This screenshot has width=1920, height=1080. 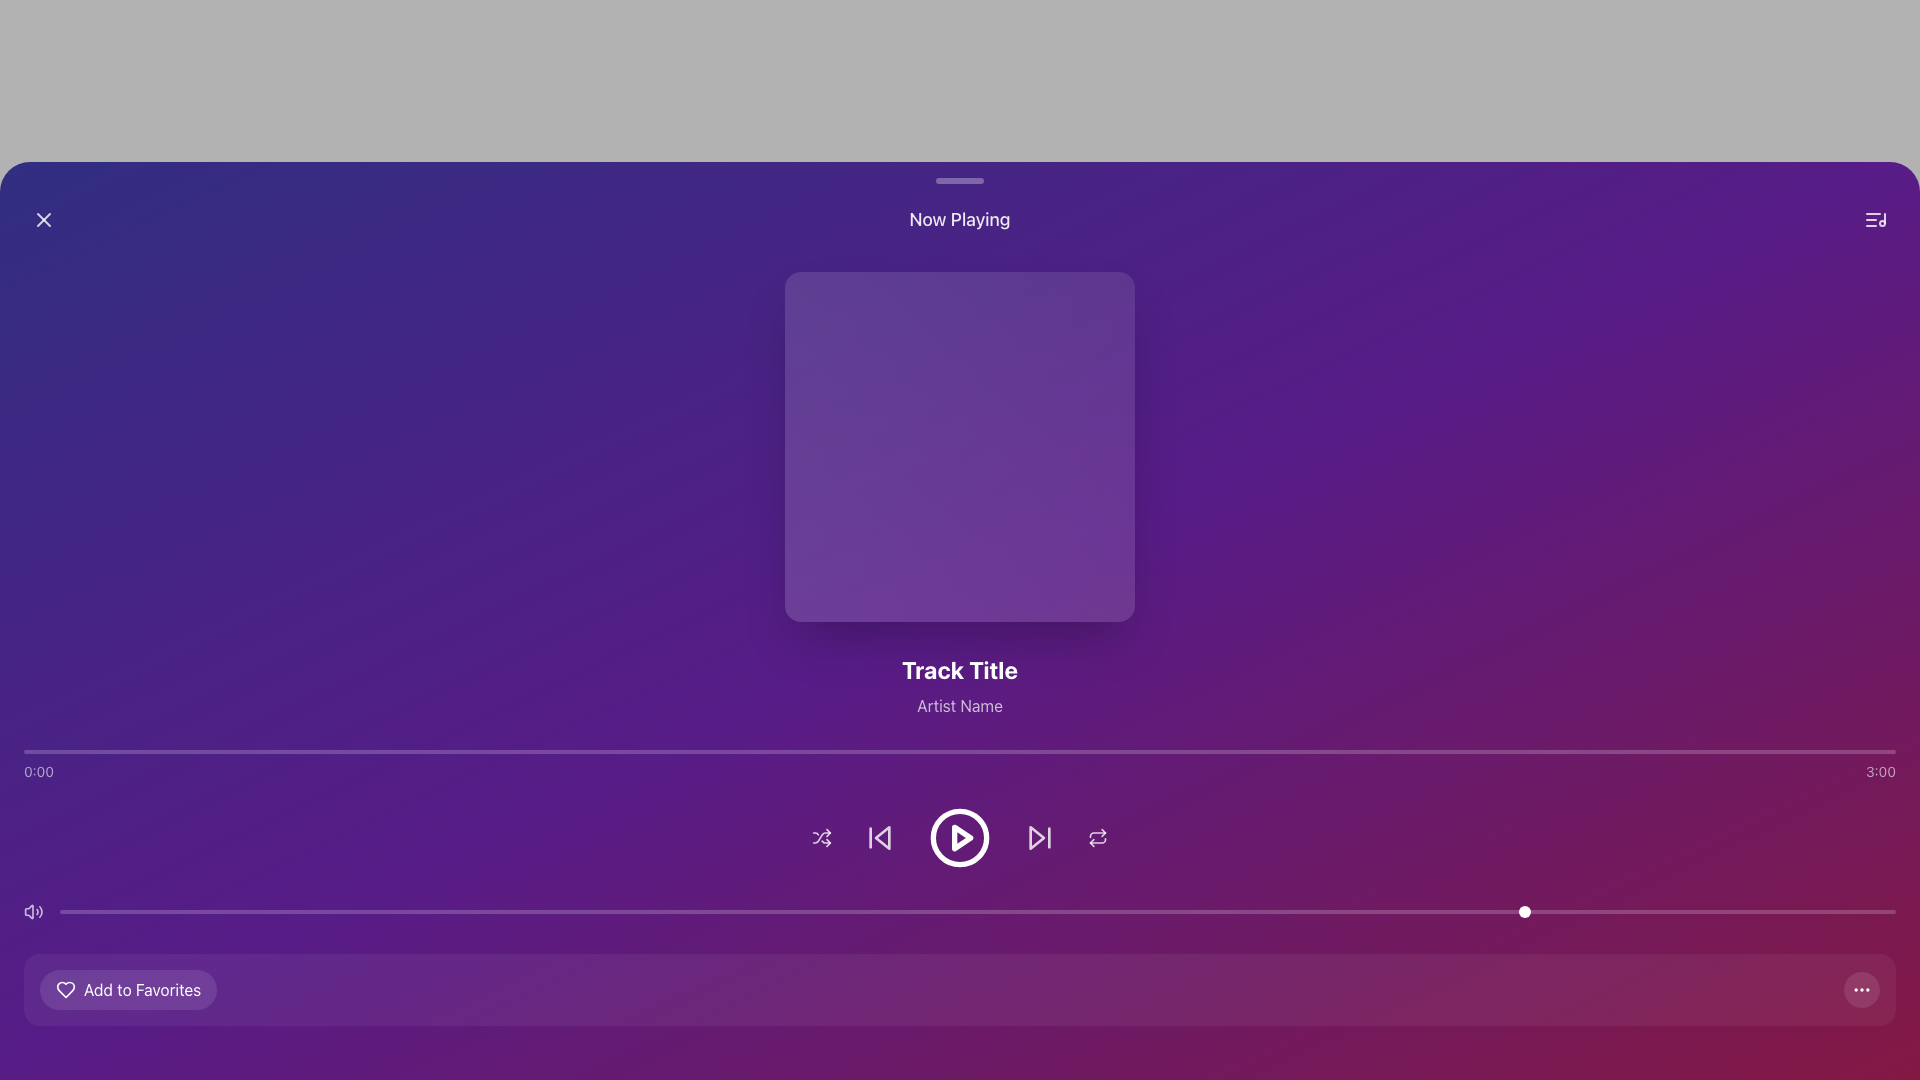 I want to click on the text label displaying '0:00' located at the left end of the horizontal bar near the bottom of the interface, so click(x=38, y=770).